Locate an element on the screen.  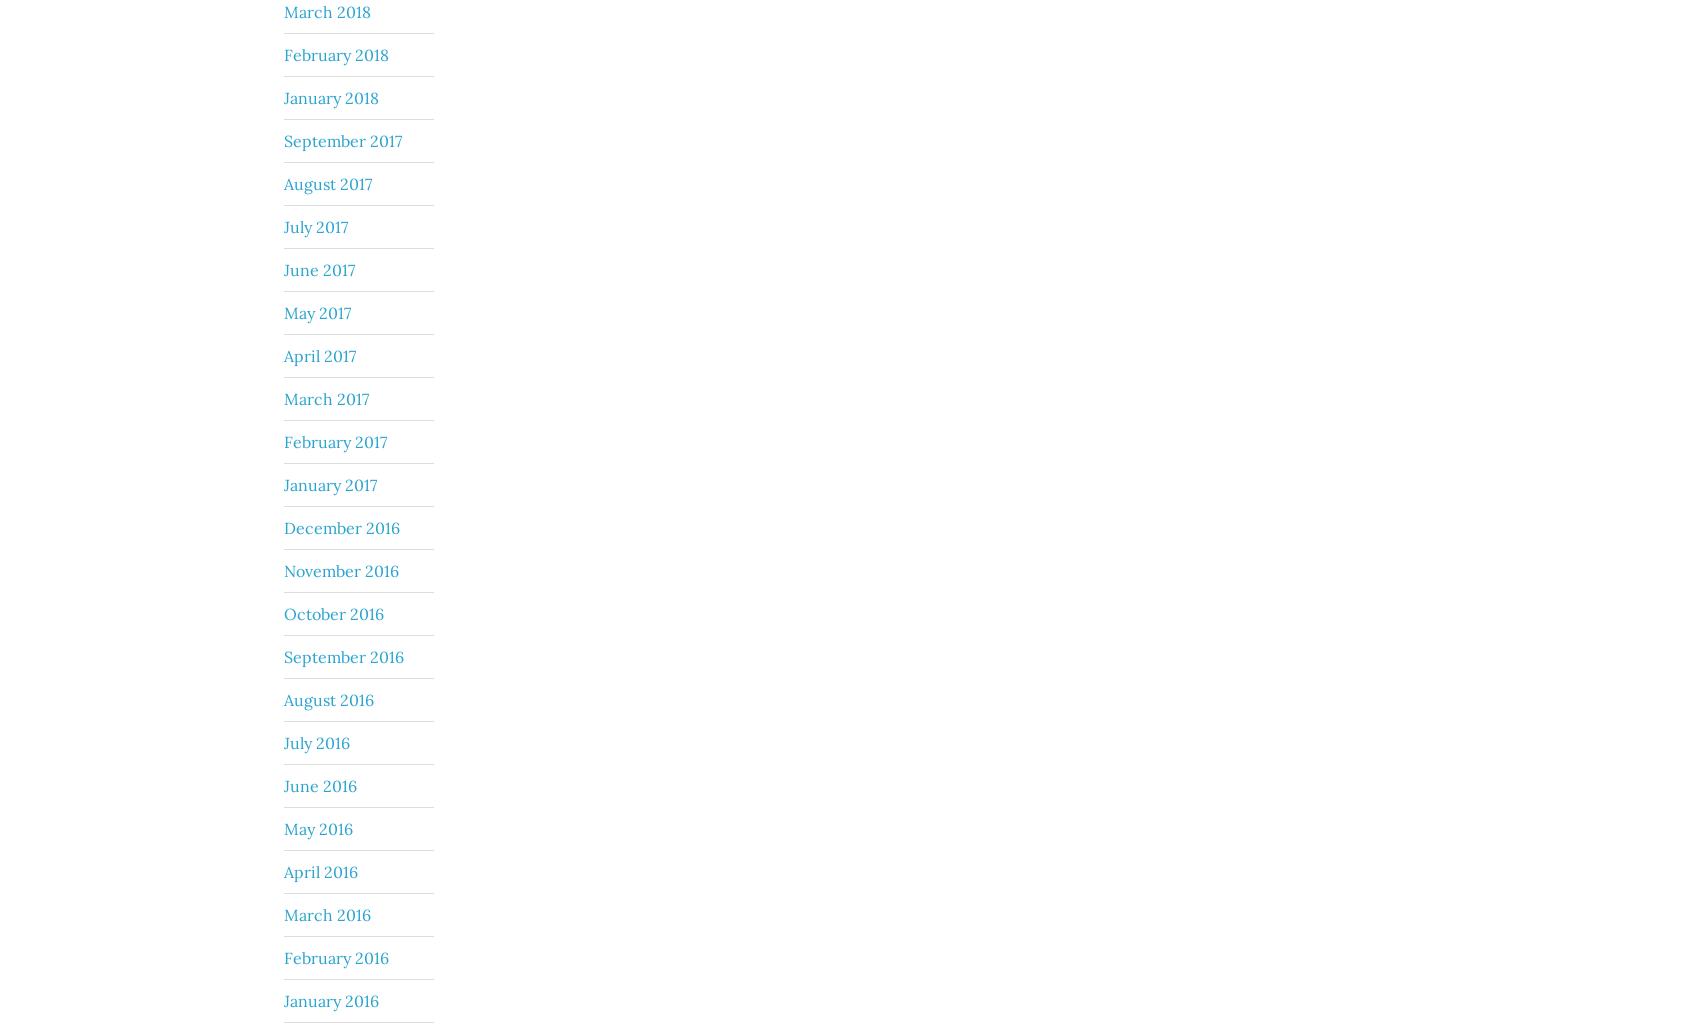
'January 2017' is located at coordinates (330, 484).